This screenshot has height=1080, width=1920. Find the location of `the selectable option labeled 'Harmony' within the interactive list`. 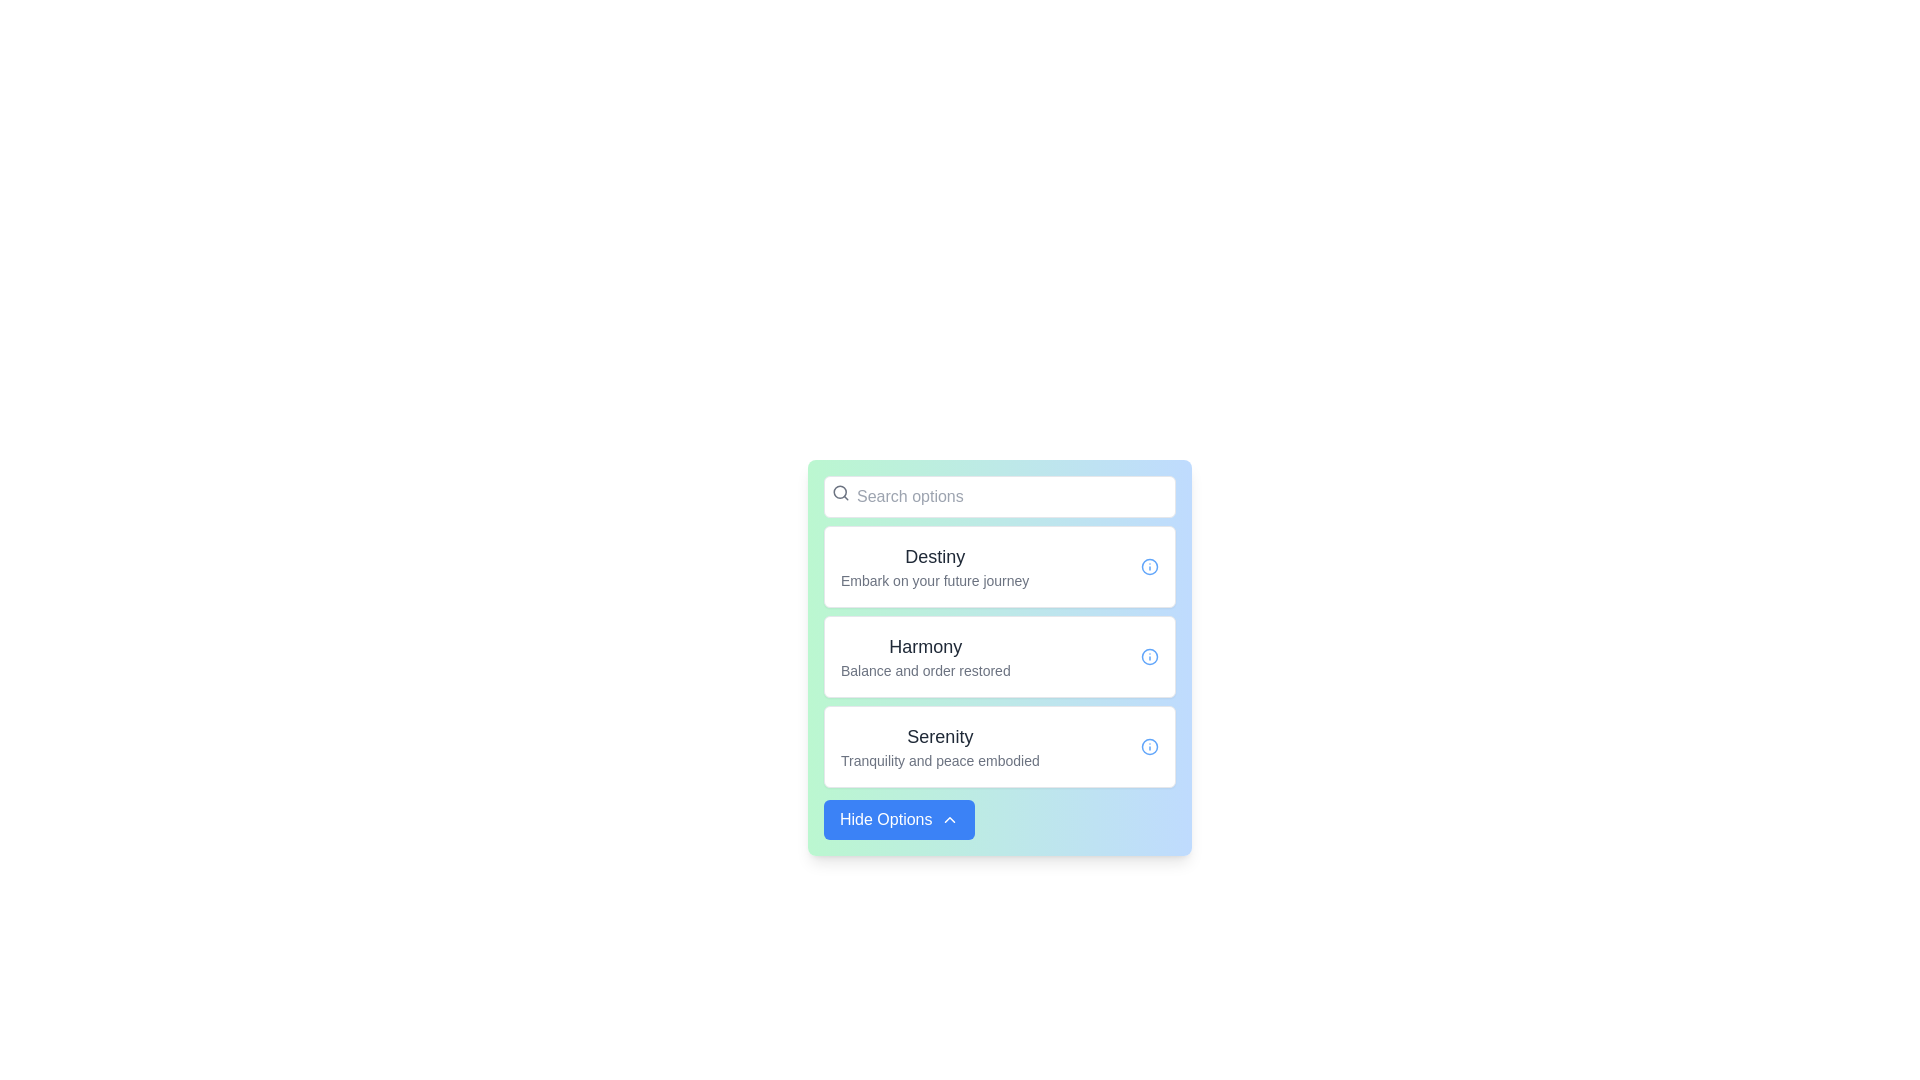

the selectable option labeled 'Harmony' within the interactive list is located at coordinates (924, 656).